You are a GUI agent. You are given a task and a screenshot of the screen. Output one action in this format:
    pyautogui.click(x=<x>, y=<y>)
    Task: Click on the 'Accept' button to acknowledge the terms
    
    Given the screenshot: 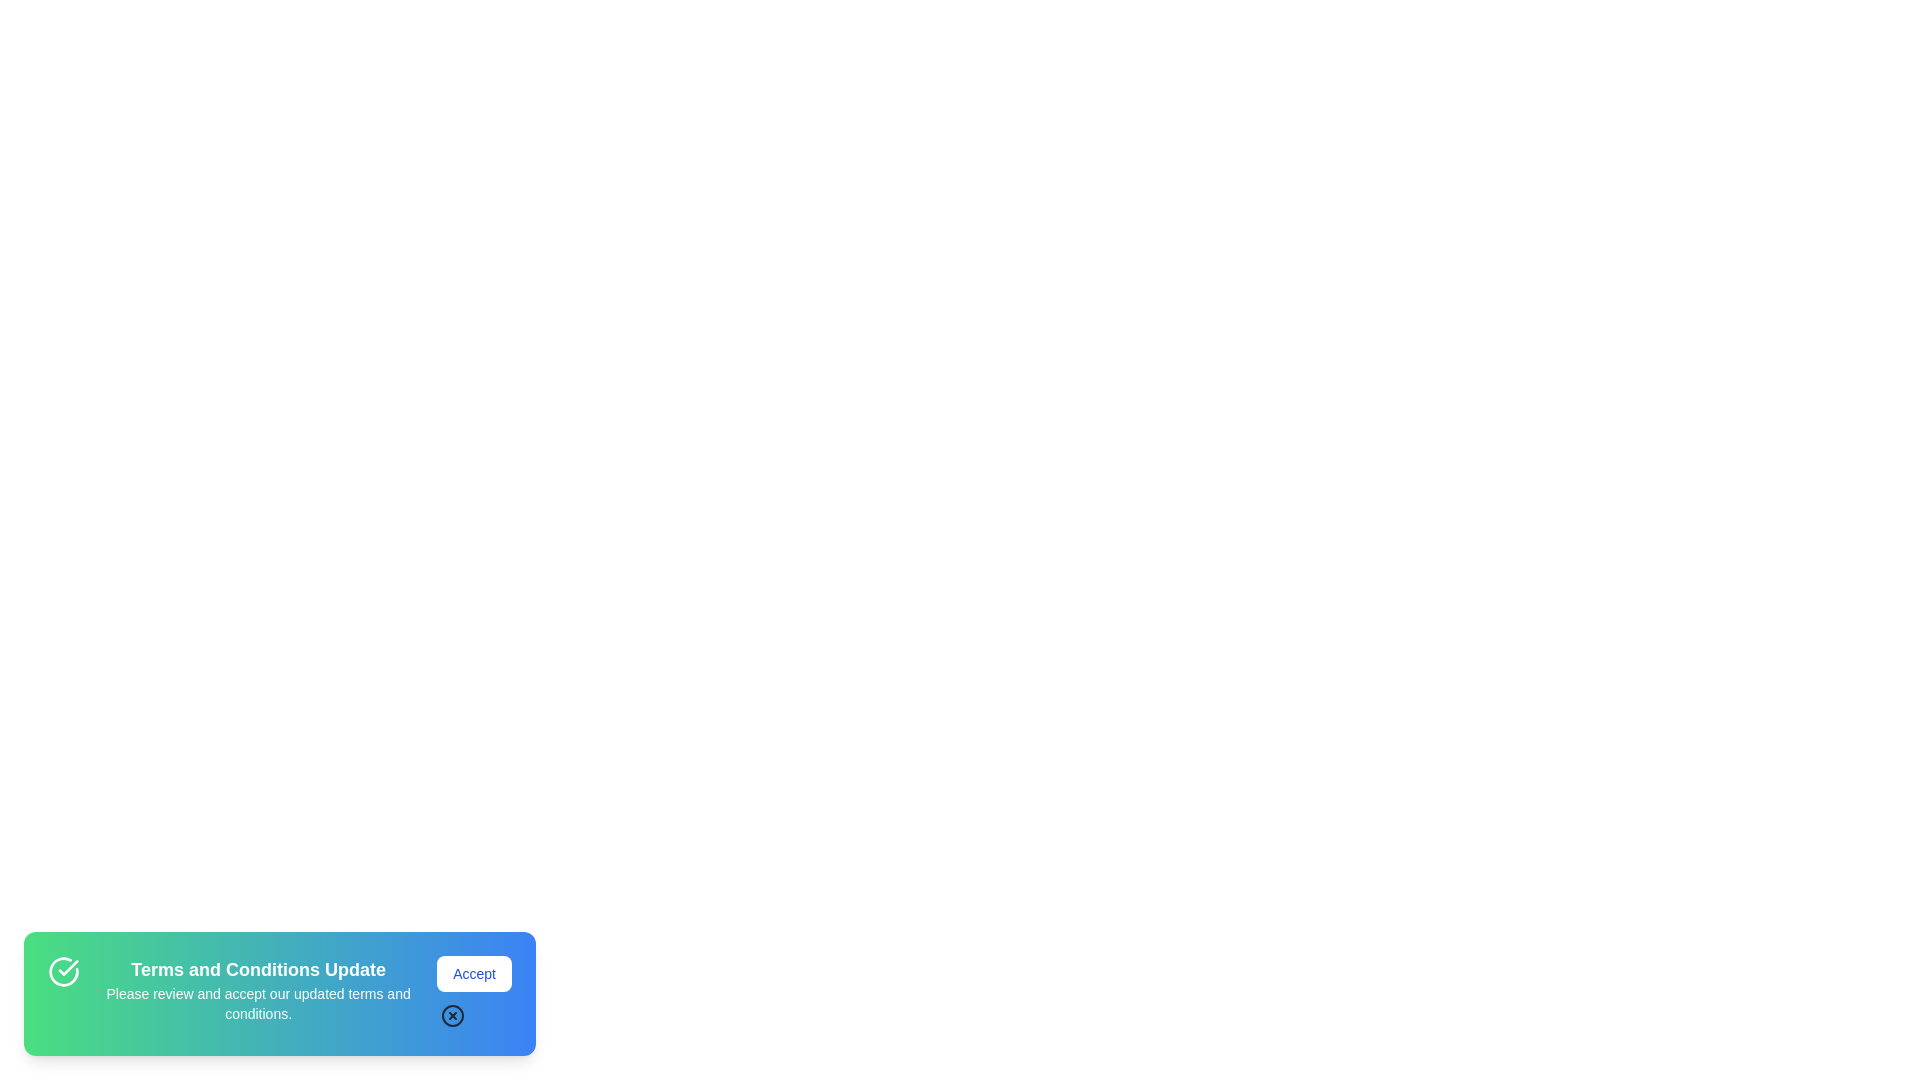 What is the action you would take?
    pyautogui.click(x=473, y=973)
    